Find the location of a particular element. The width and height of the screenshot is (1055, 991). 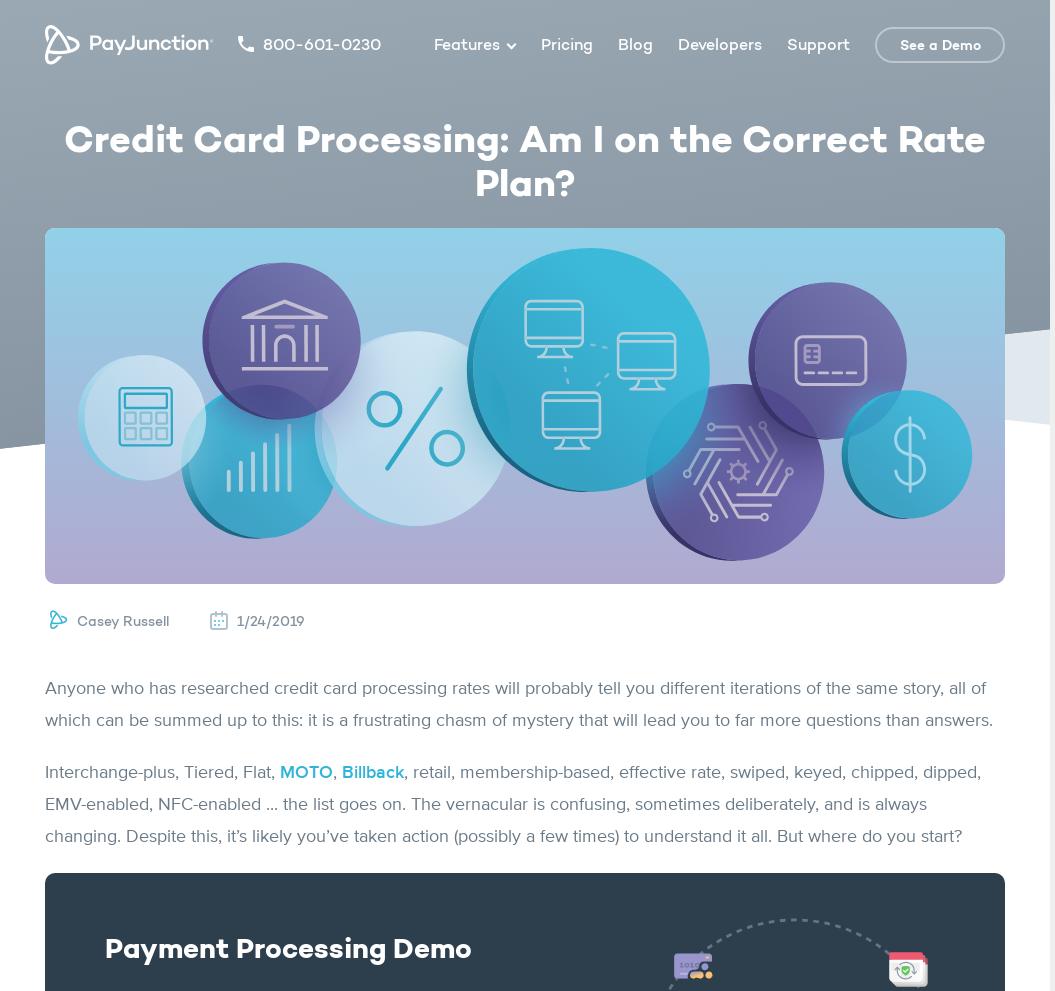

'Interchange-plus, Tiered, Flat,' is located at coordinates (162, 771).